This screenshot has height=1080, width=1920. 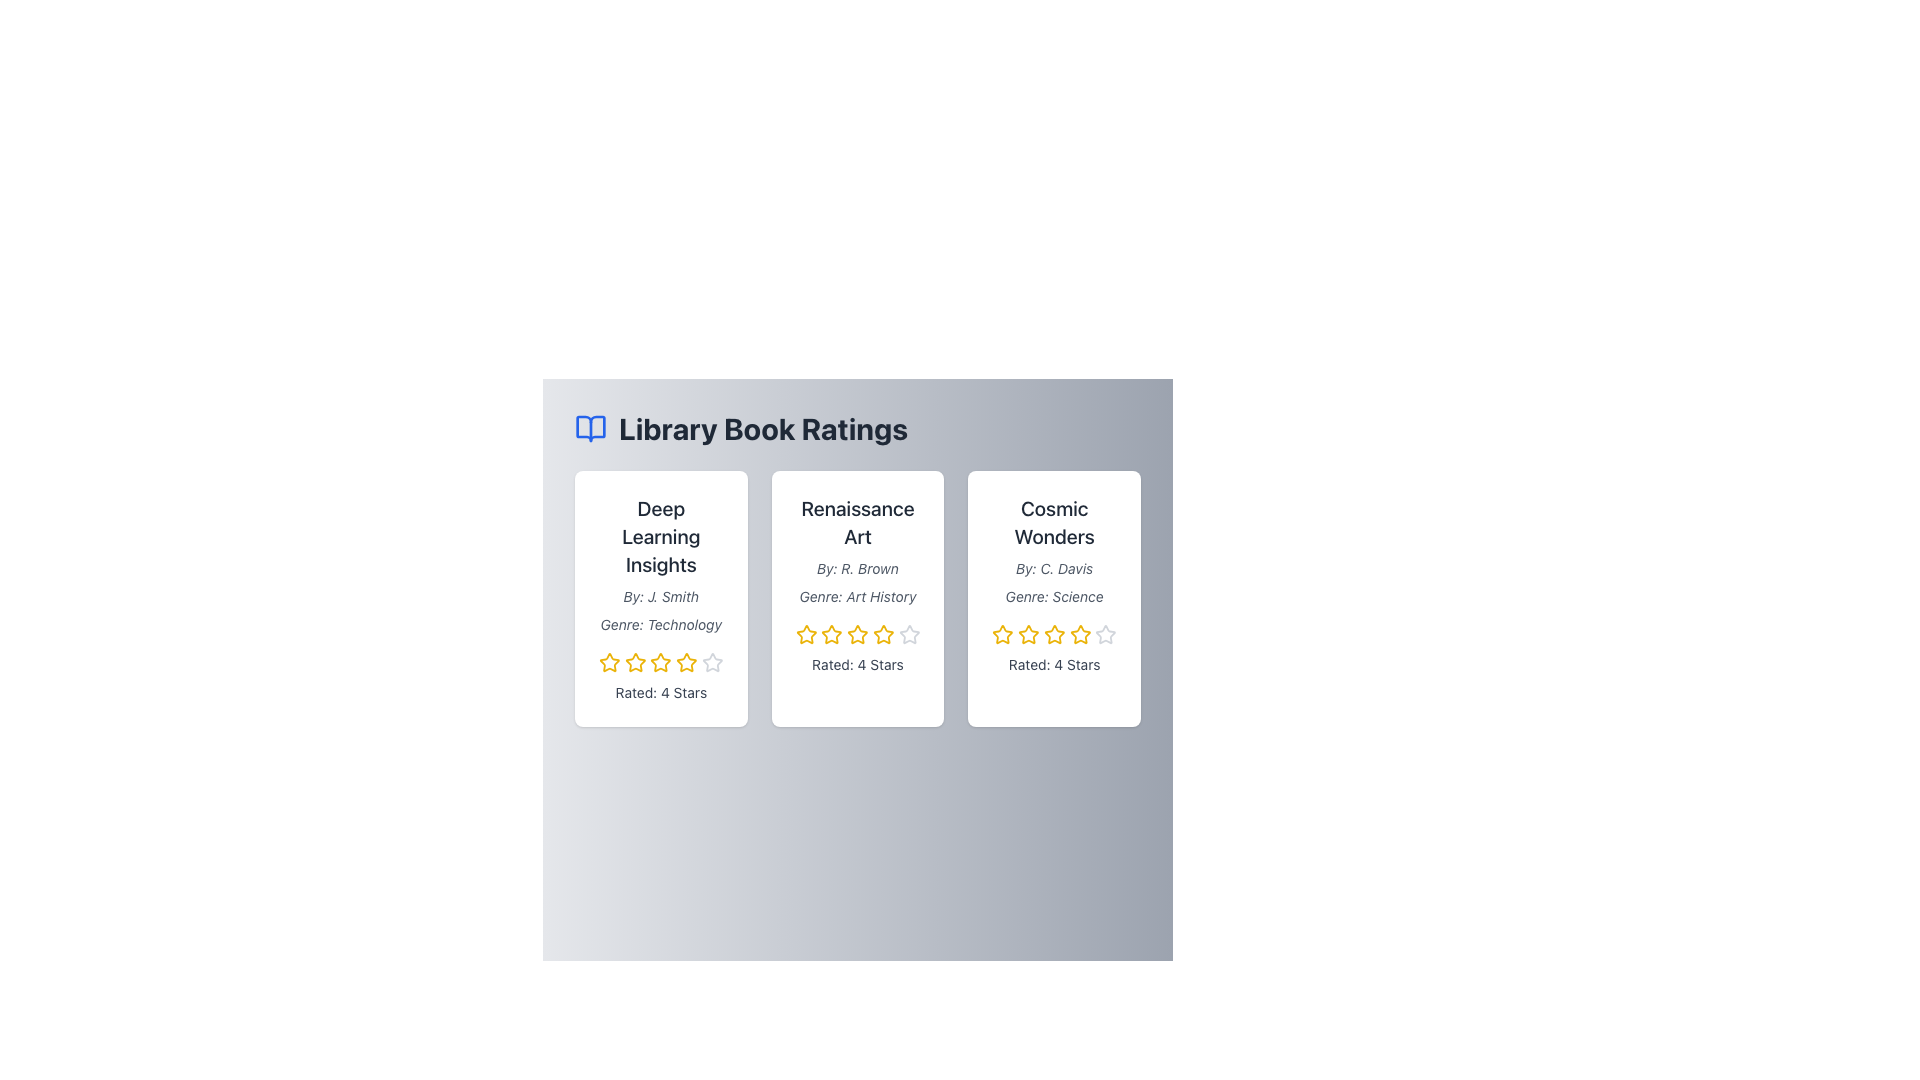 I want to click on the fourth yellow star icon in the rating system of the 'Cosmic Wonders' card, which is styled with a modern appearance and features a hover effect that scales the icon, so click(x=1053, y=635).